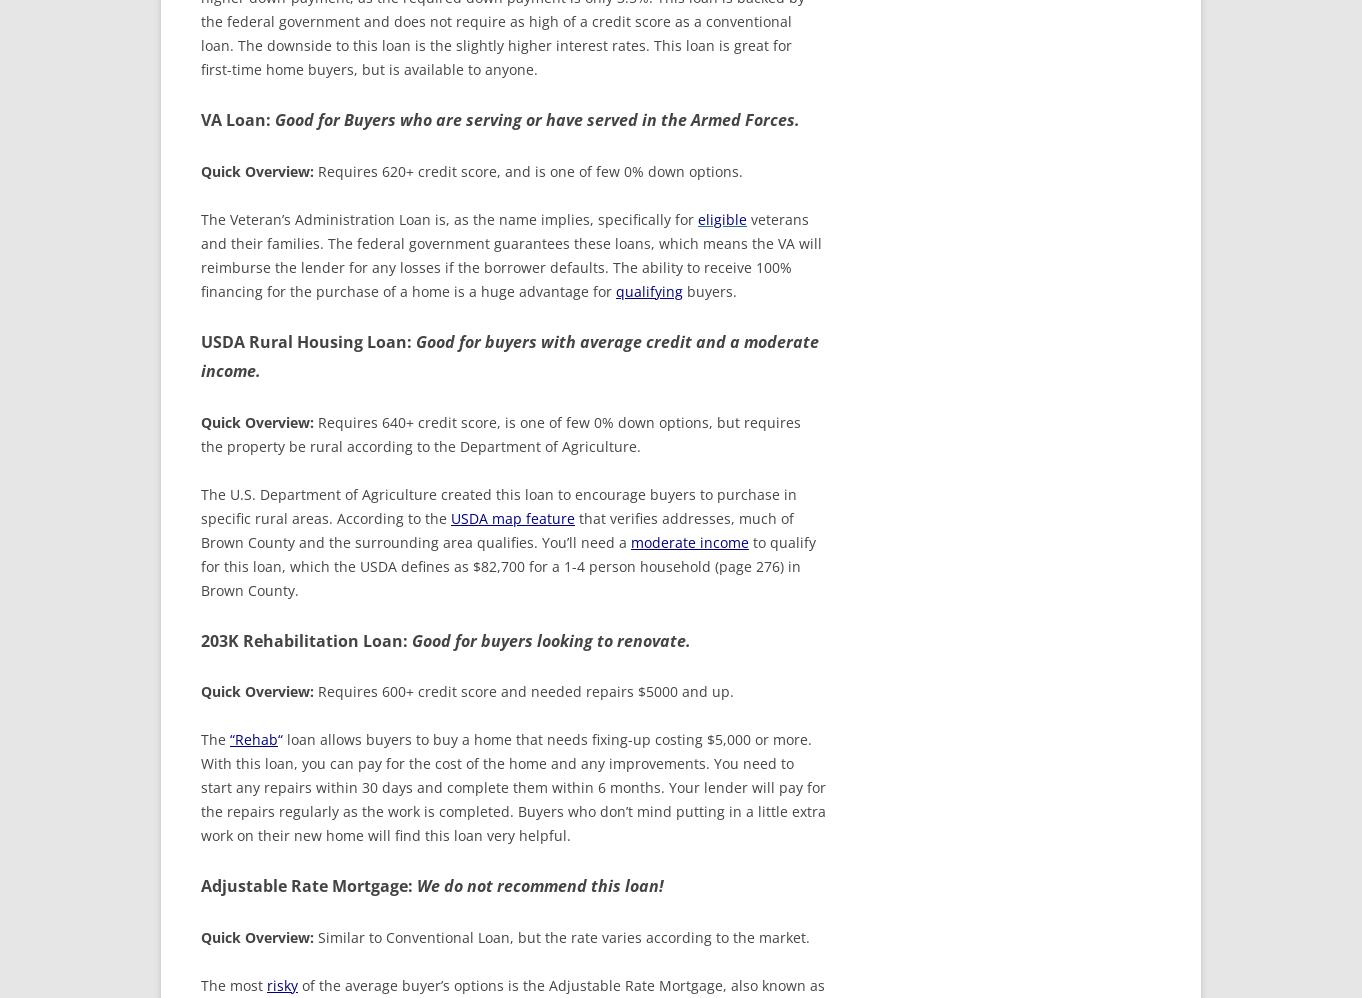 This screenshot has height=998, width=1362. I want to click on 'Requires 600+ credit score and needed repairs $5000 and up.', so click(318, 690).